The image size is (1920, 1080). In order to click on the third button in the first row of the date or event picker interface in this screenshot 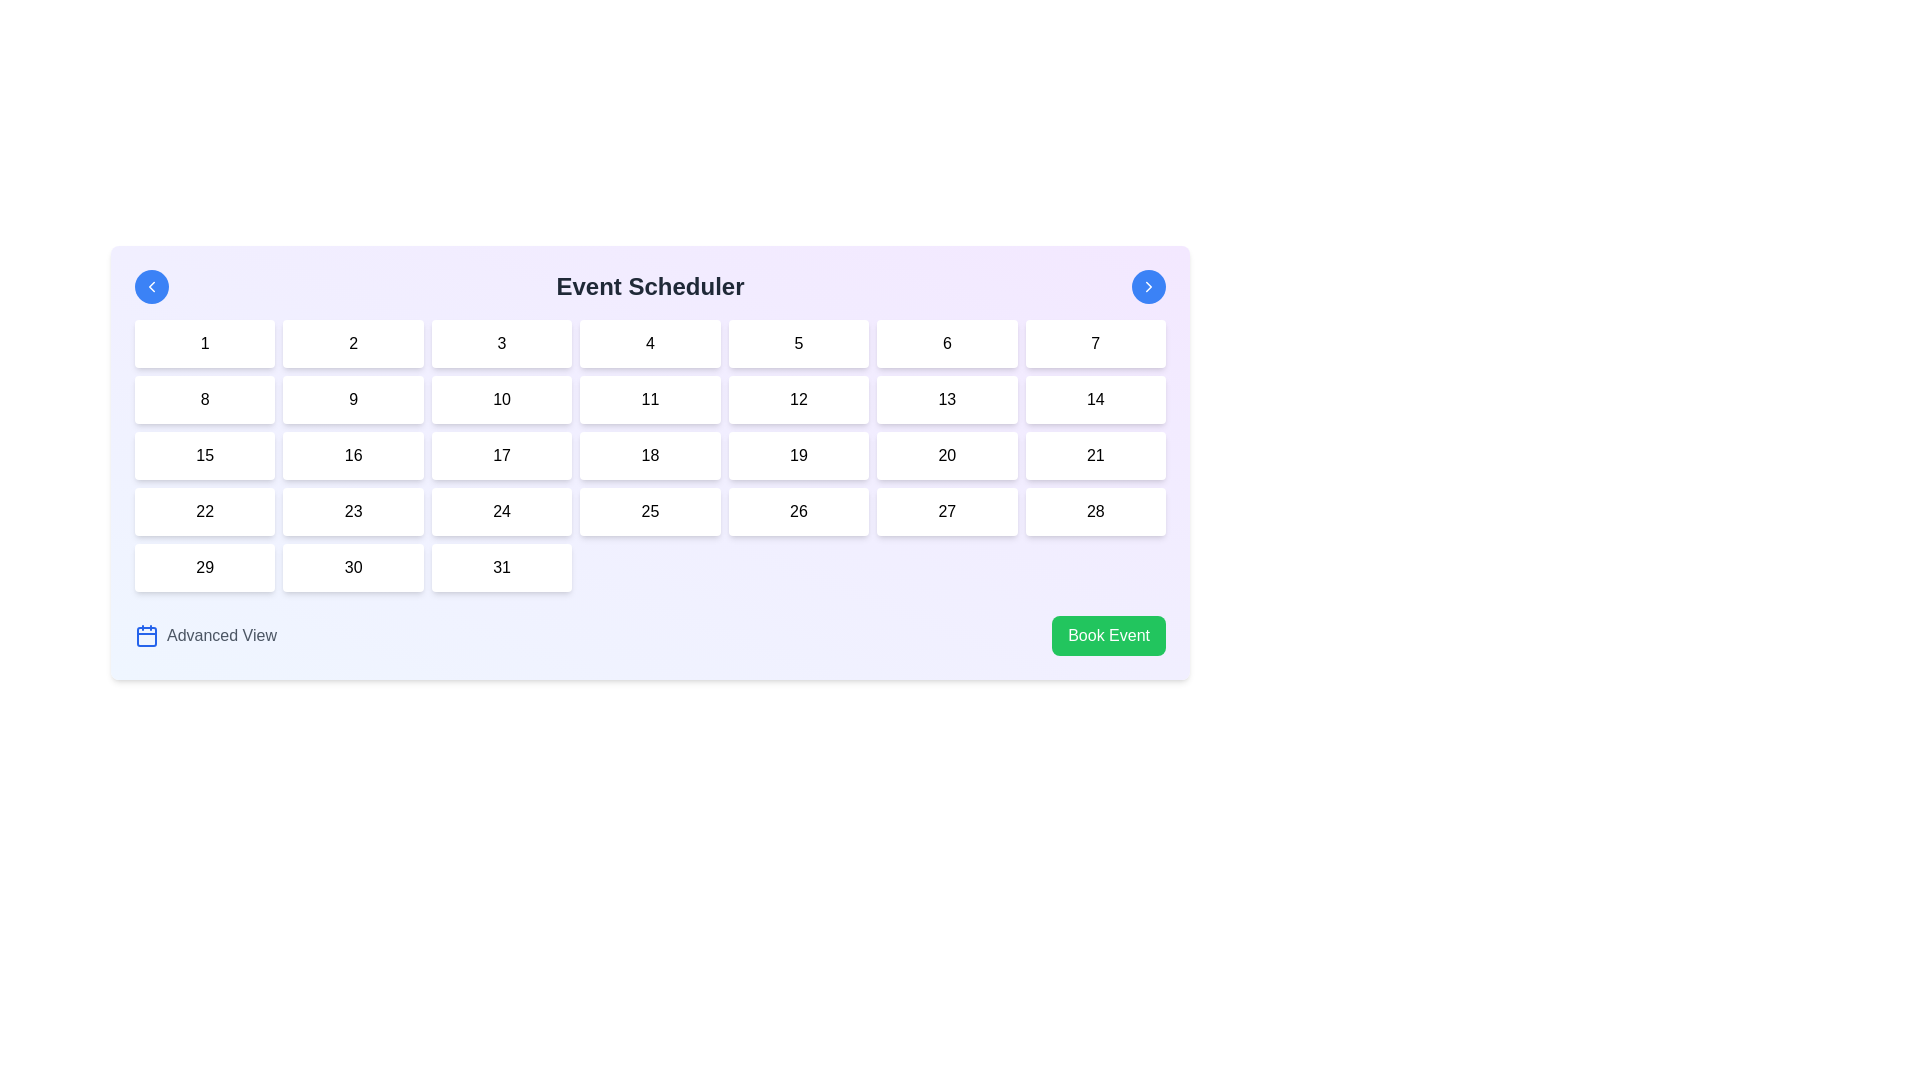, I will do `click(502, 342)`.